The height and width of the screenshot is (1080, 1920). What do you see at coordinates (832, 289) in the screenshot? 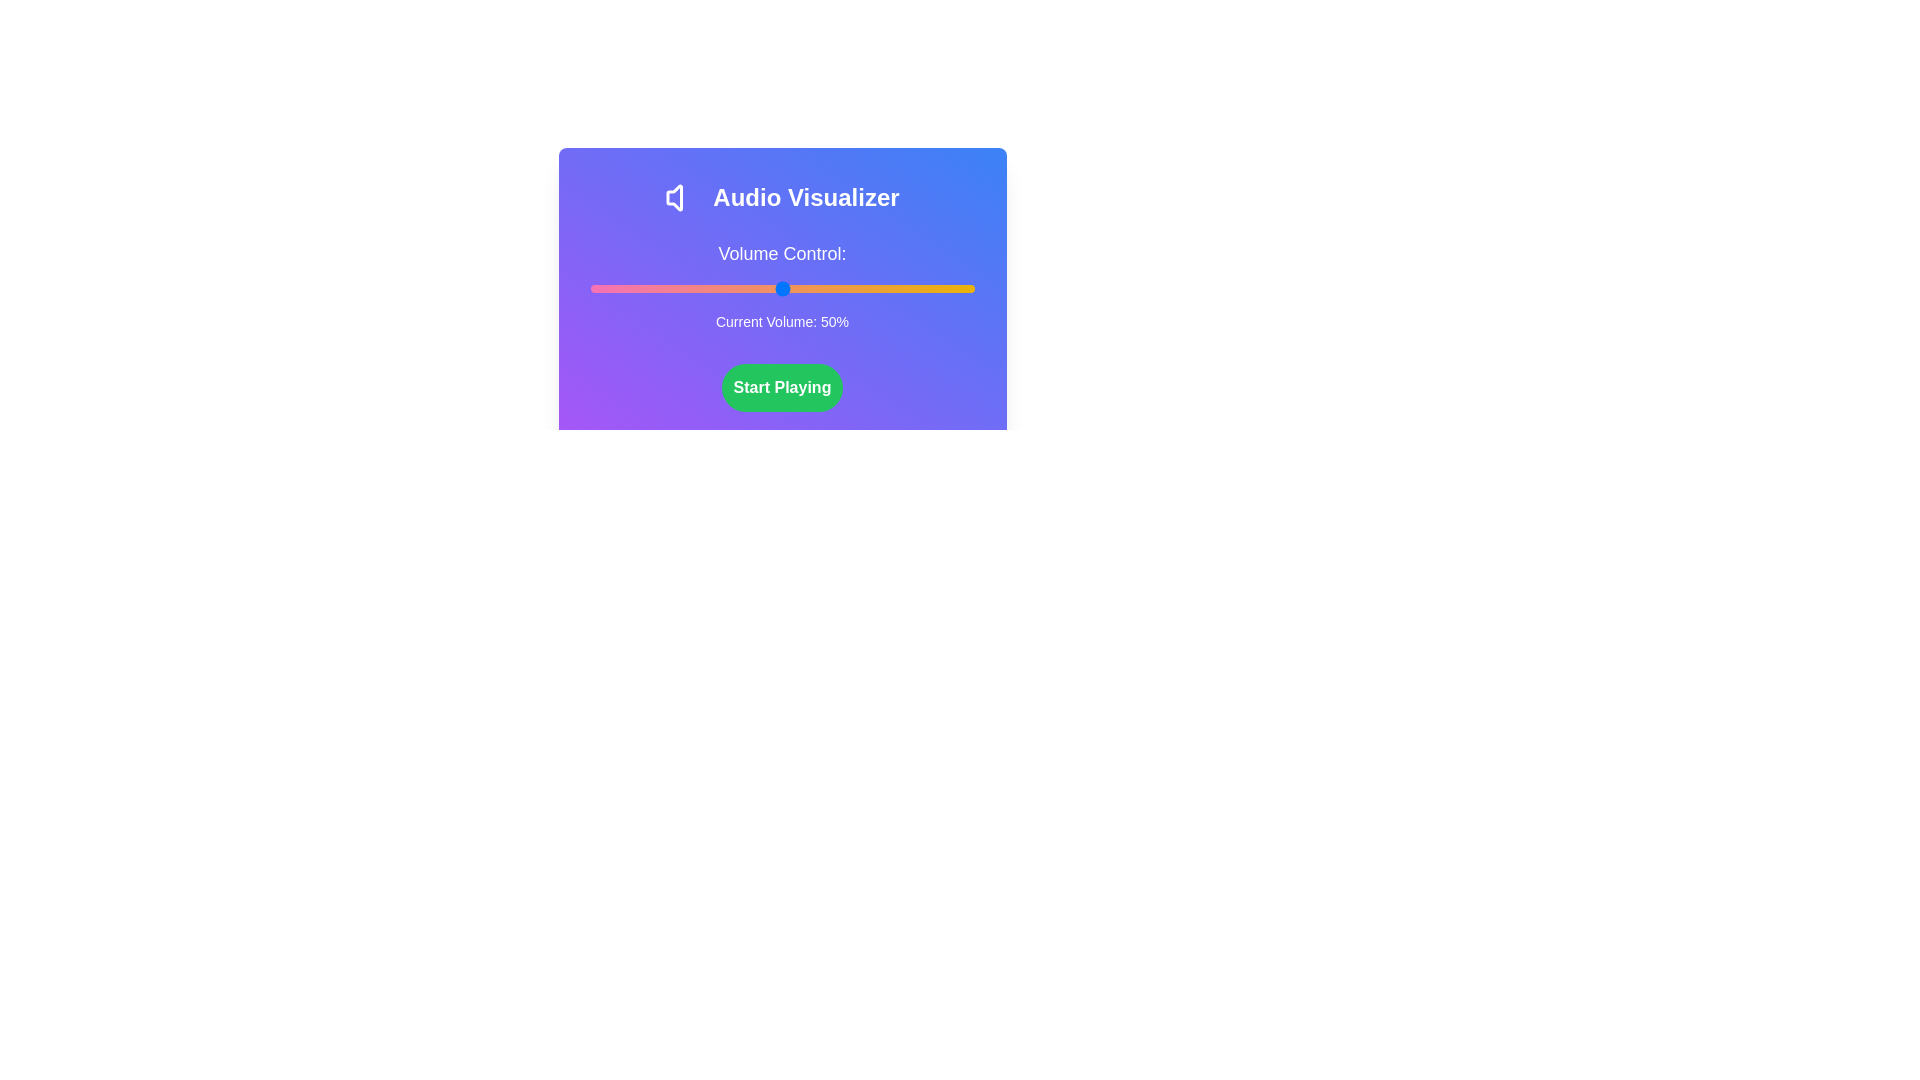
I see `the volume level` at bounding box center [832, 289].